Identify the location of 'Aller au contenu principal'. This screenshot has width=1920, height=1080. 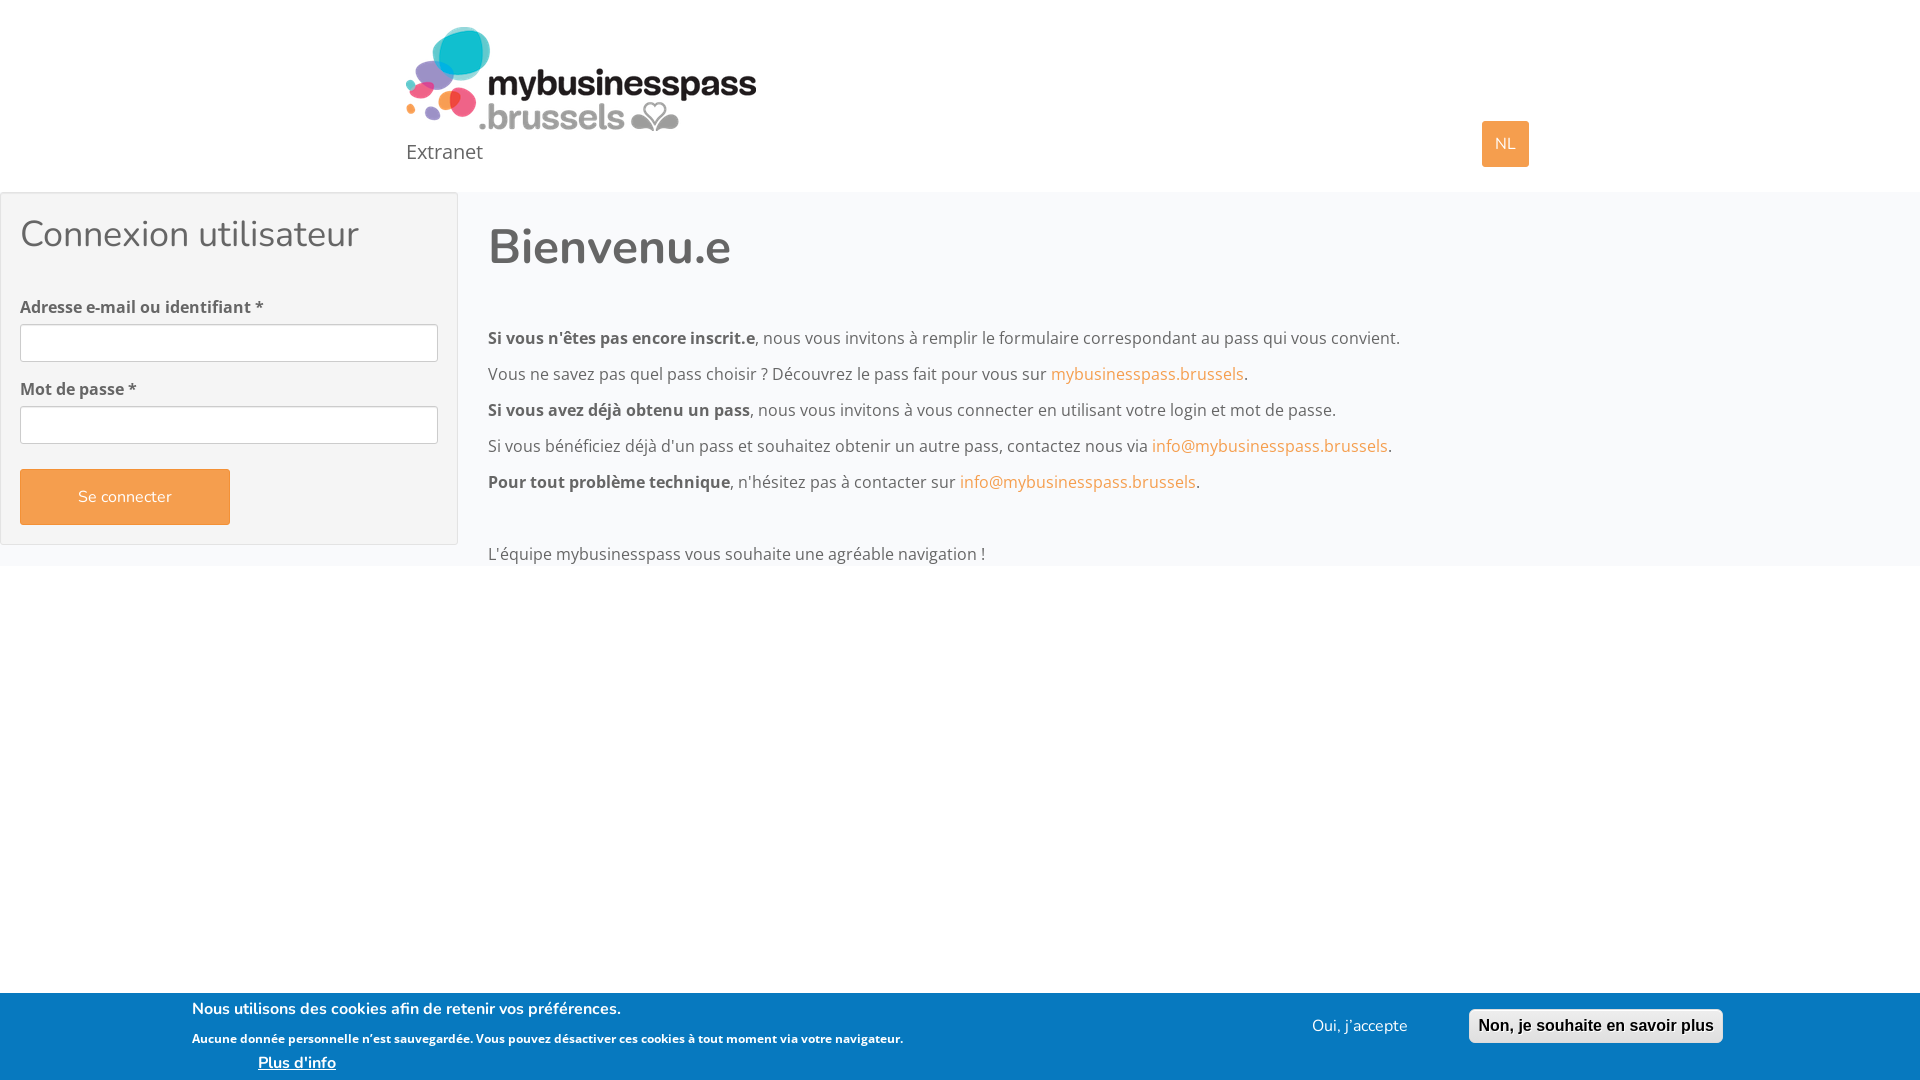
(0, 20).